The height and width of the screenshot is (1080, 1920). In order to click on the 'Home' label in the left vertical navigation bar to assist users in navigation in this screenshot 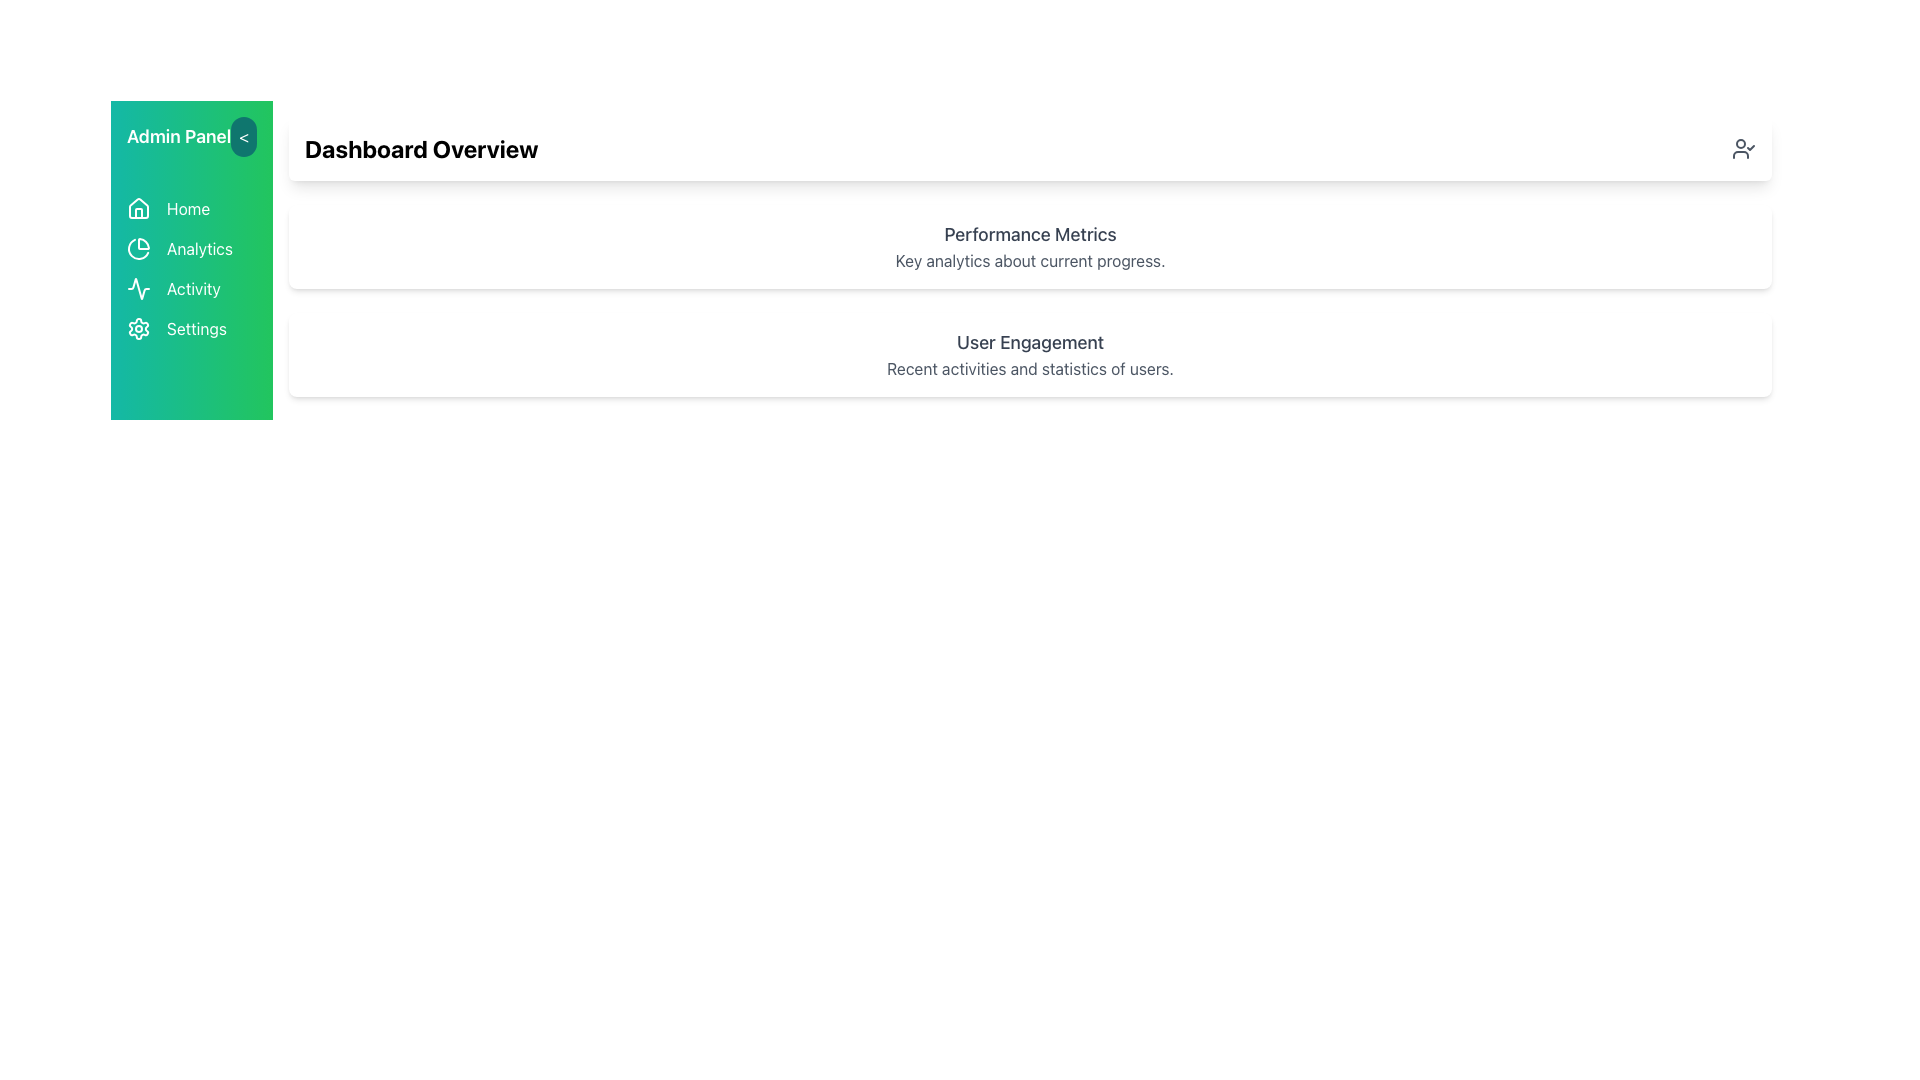, I will do `click(188, 208)`.